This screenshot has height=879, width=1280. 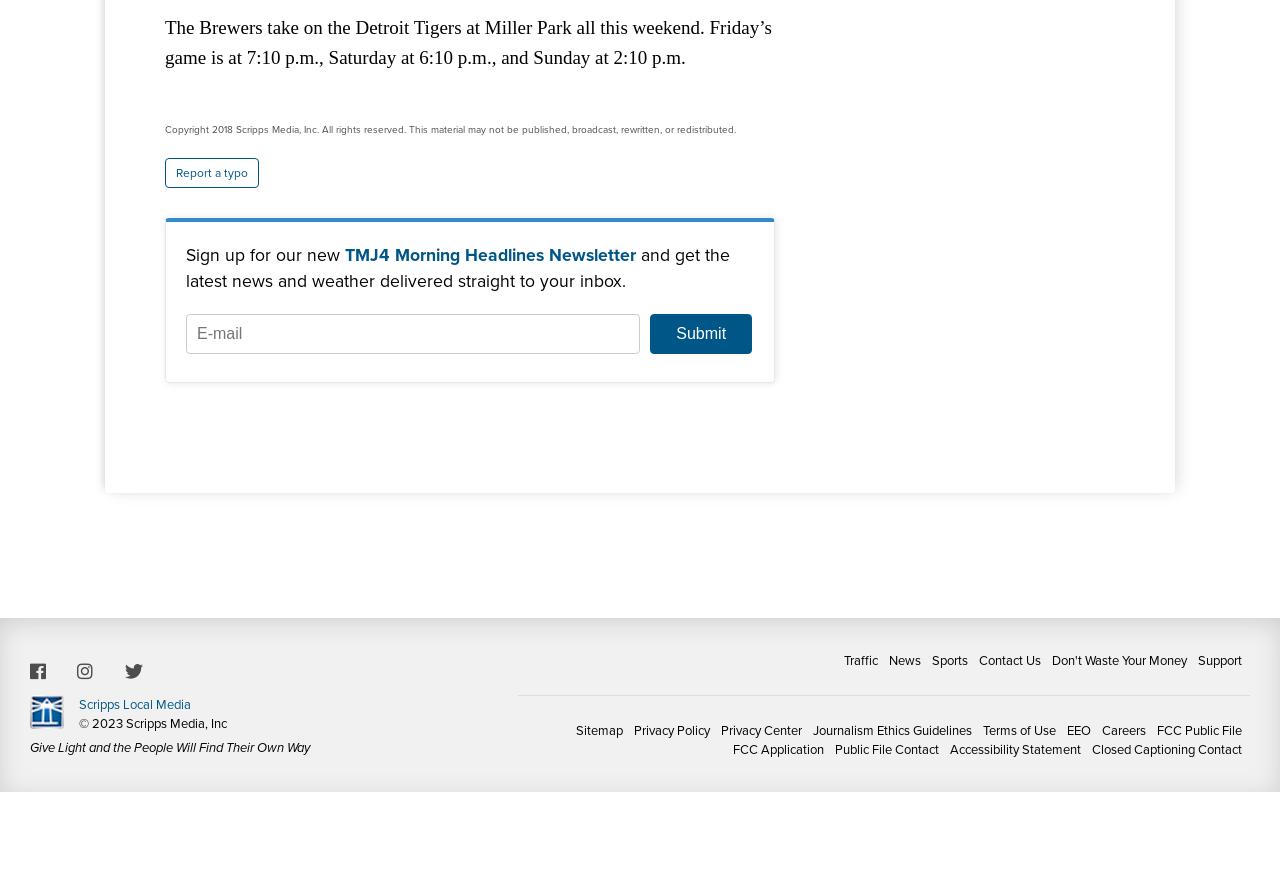 What do you see at coordinates (211, 171) in the screenshot?
I see `'Report a typo'` at bounding box center [211, 171].